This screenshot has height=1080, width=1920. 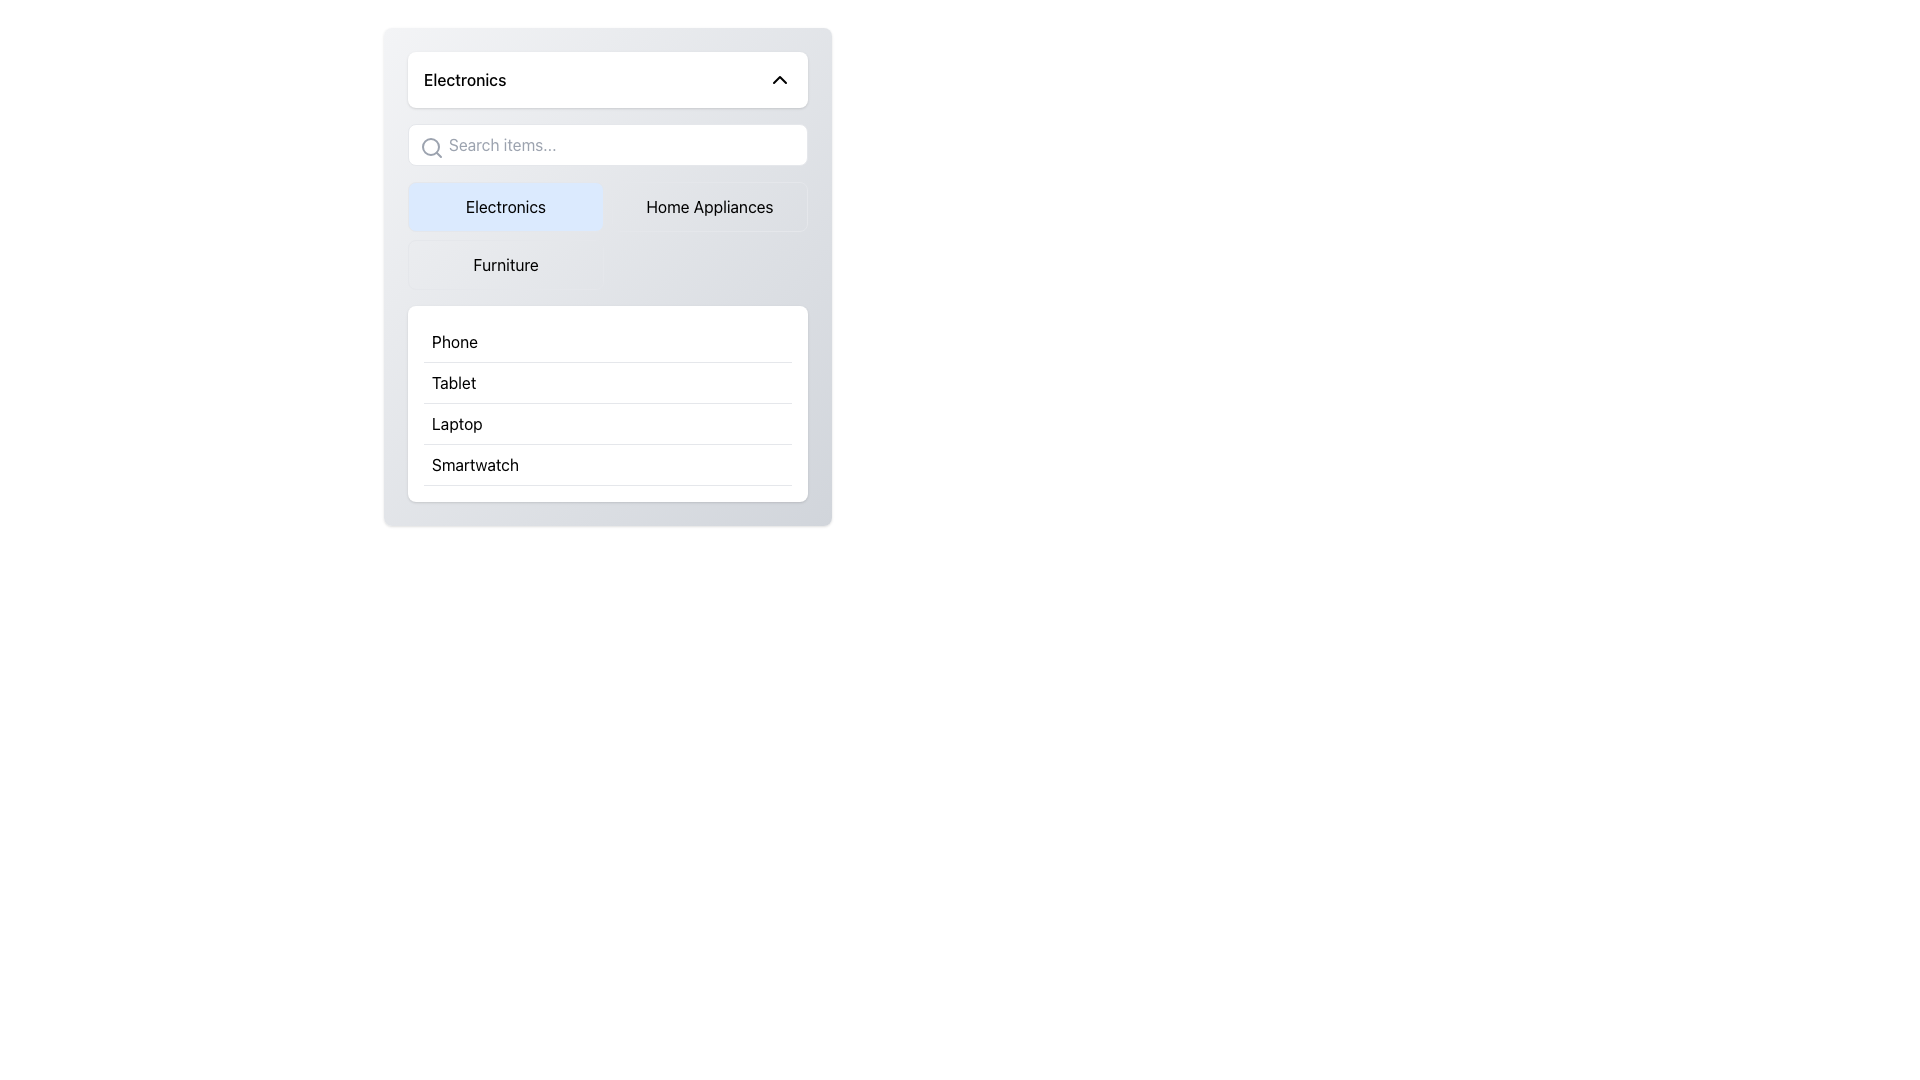 I want to click on text element displaying 'Laptop' which is positioned in the third place of a vertical list under the 'Electronics' category, so click(x=456, y=423).